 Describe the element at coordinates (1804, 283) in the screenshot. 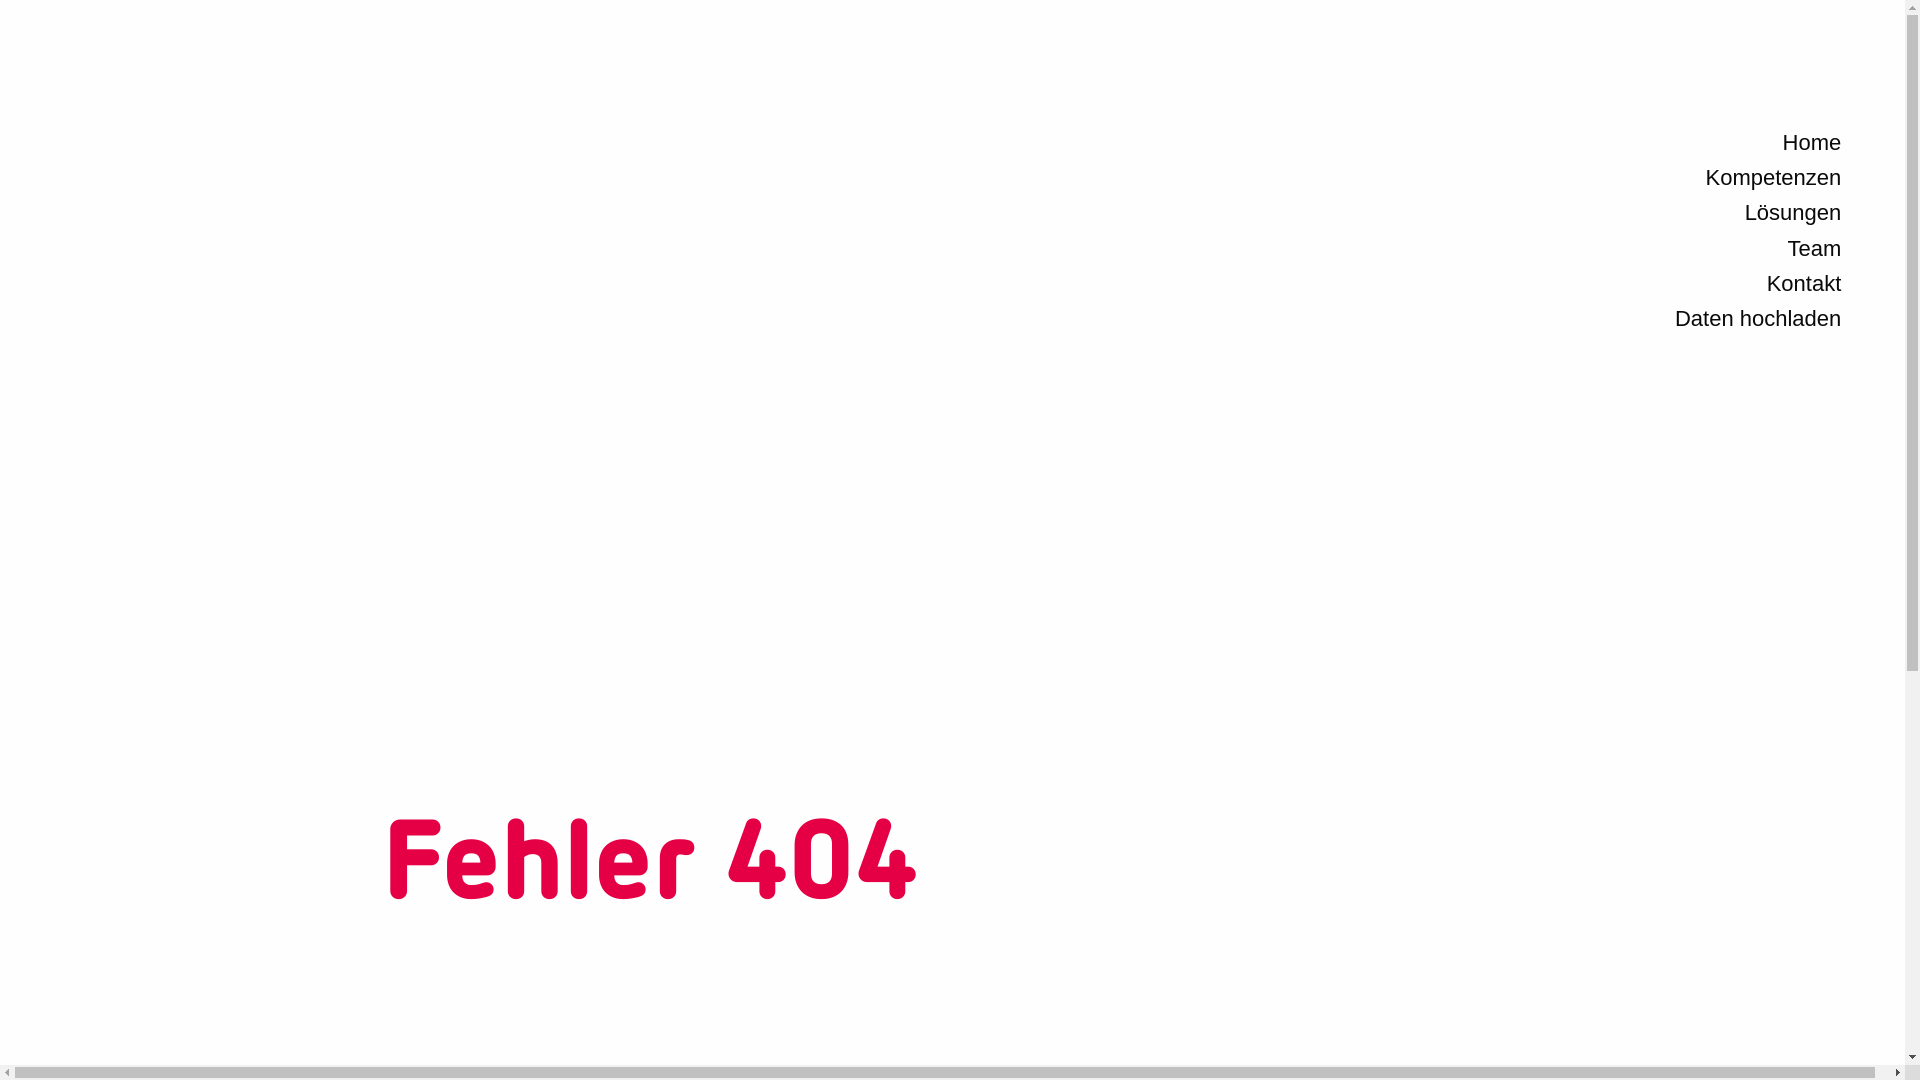

I see `'Kontakt'` at that location.